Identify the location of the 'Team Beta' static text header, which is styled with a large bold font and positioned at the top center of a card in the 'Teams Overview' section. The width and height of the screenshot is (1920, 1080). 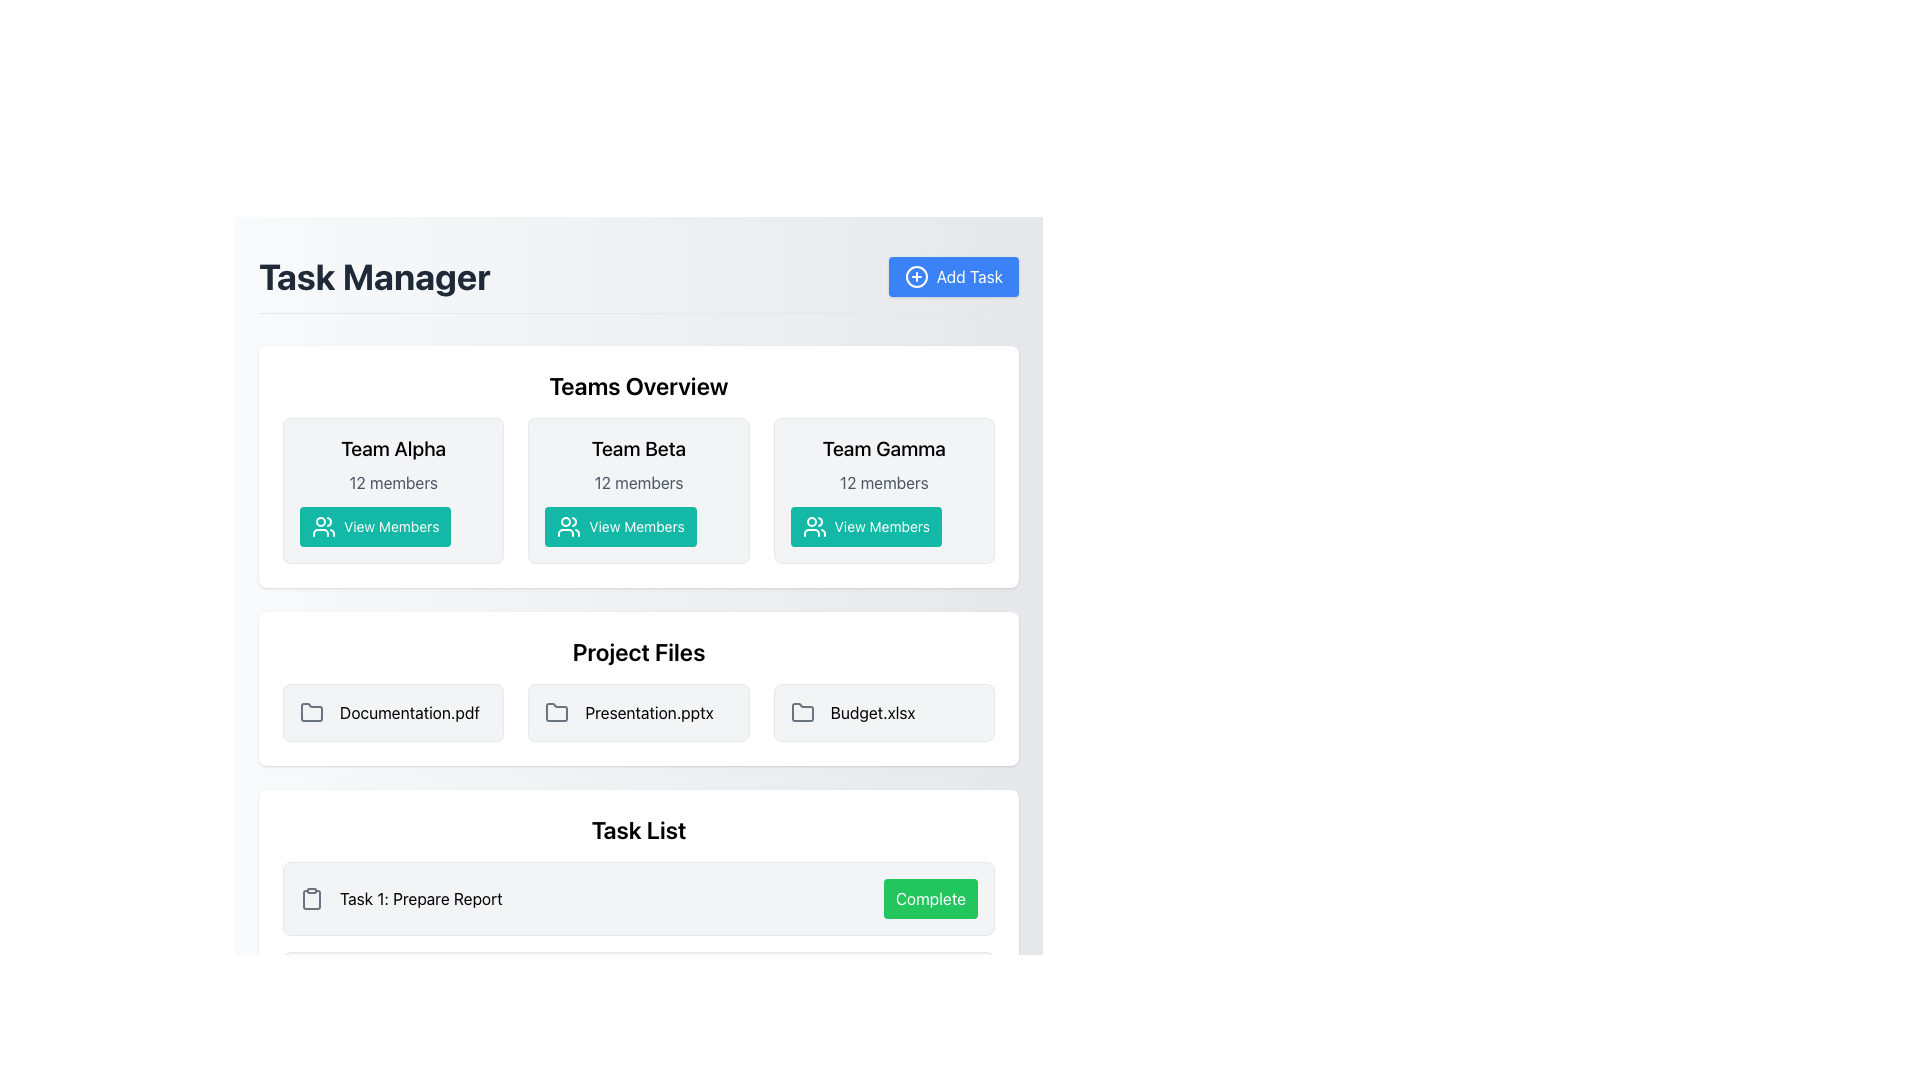
(637, 447).